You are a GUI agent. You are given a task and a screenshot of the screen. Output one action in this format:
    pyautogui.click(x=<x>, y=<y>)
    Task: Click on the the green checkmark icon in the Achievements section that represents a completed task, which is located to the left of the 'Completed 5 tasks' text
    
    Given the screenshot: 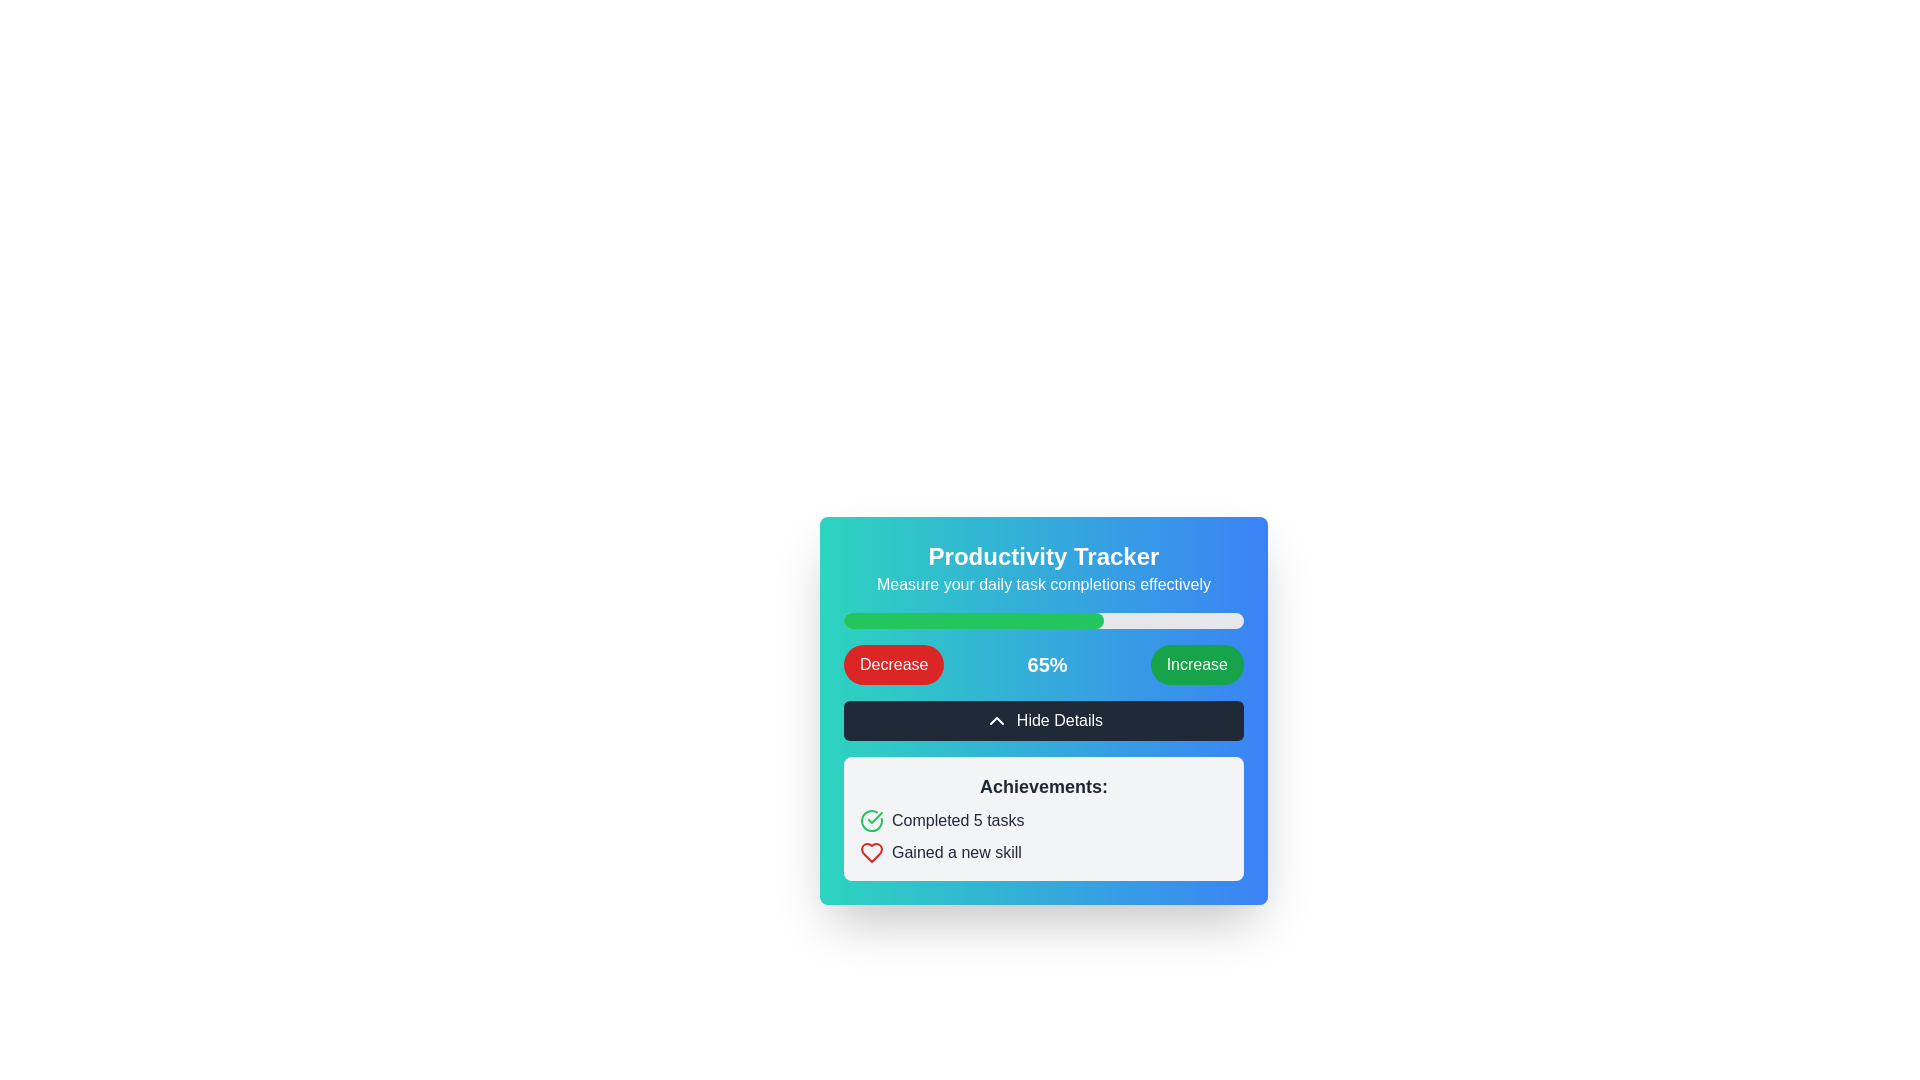 What is the action you would take?
    pyautogui.click(x=872, y=821)
    